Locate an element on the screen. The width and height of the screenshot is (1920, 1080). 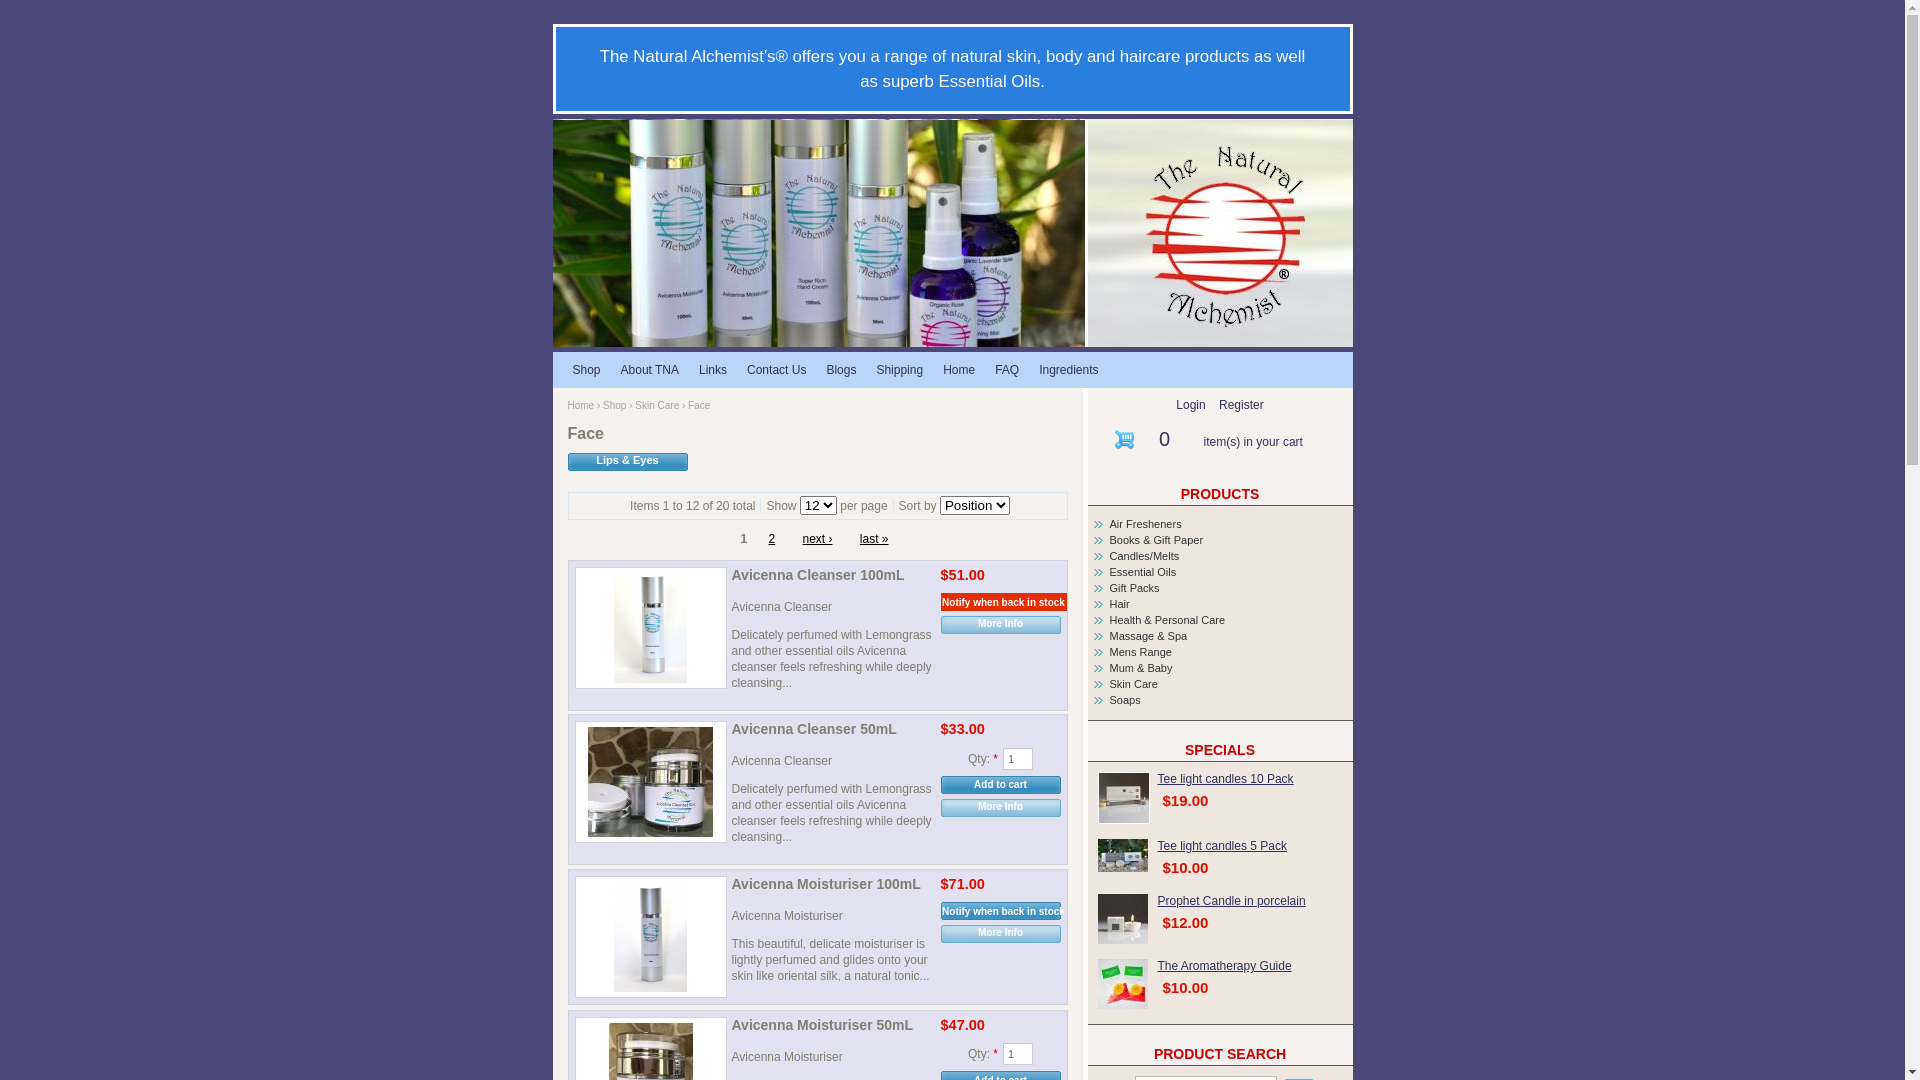
'Login' is located at coordinates (1190, 405).